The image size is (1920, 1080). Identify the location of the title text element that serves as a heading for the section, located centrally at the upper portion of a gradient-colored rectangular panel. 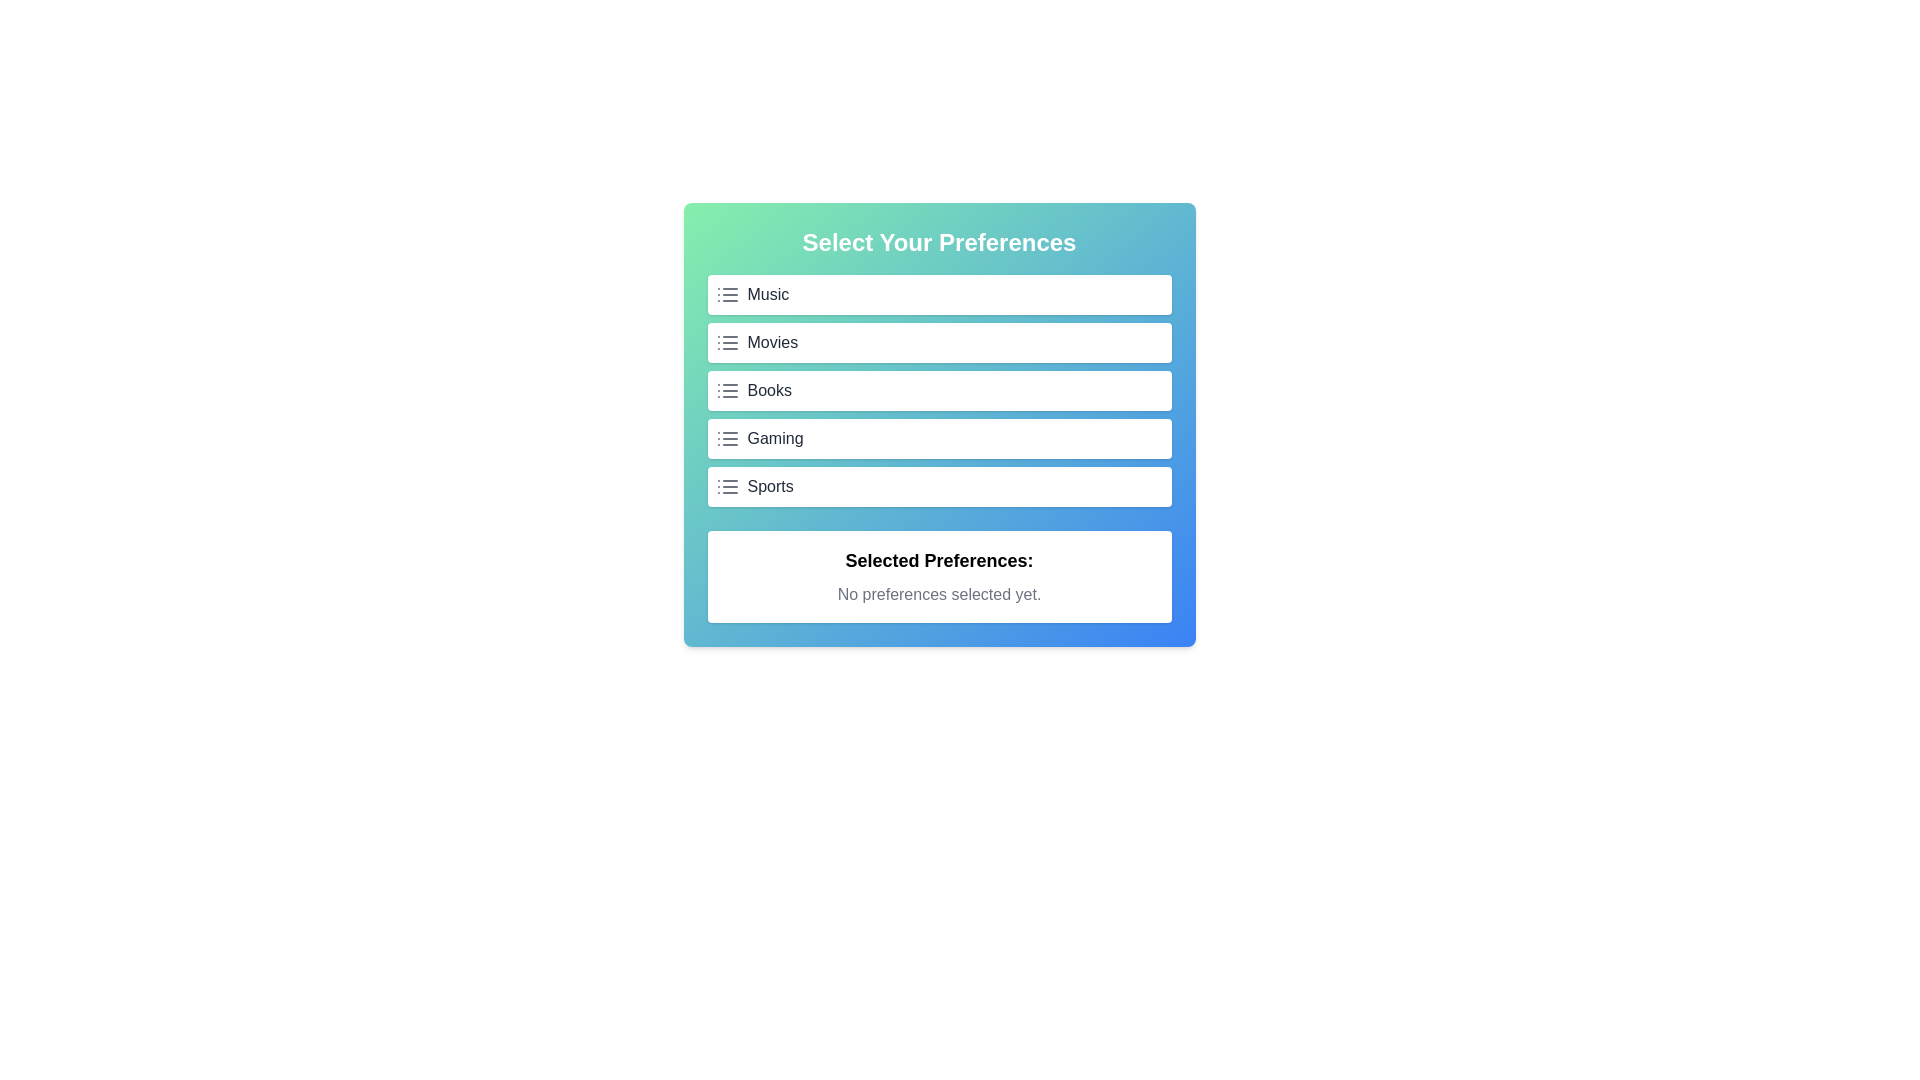
(938, 242).